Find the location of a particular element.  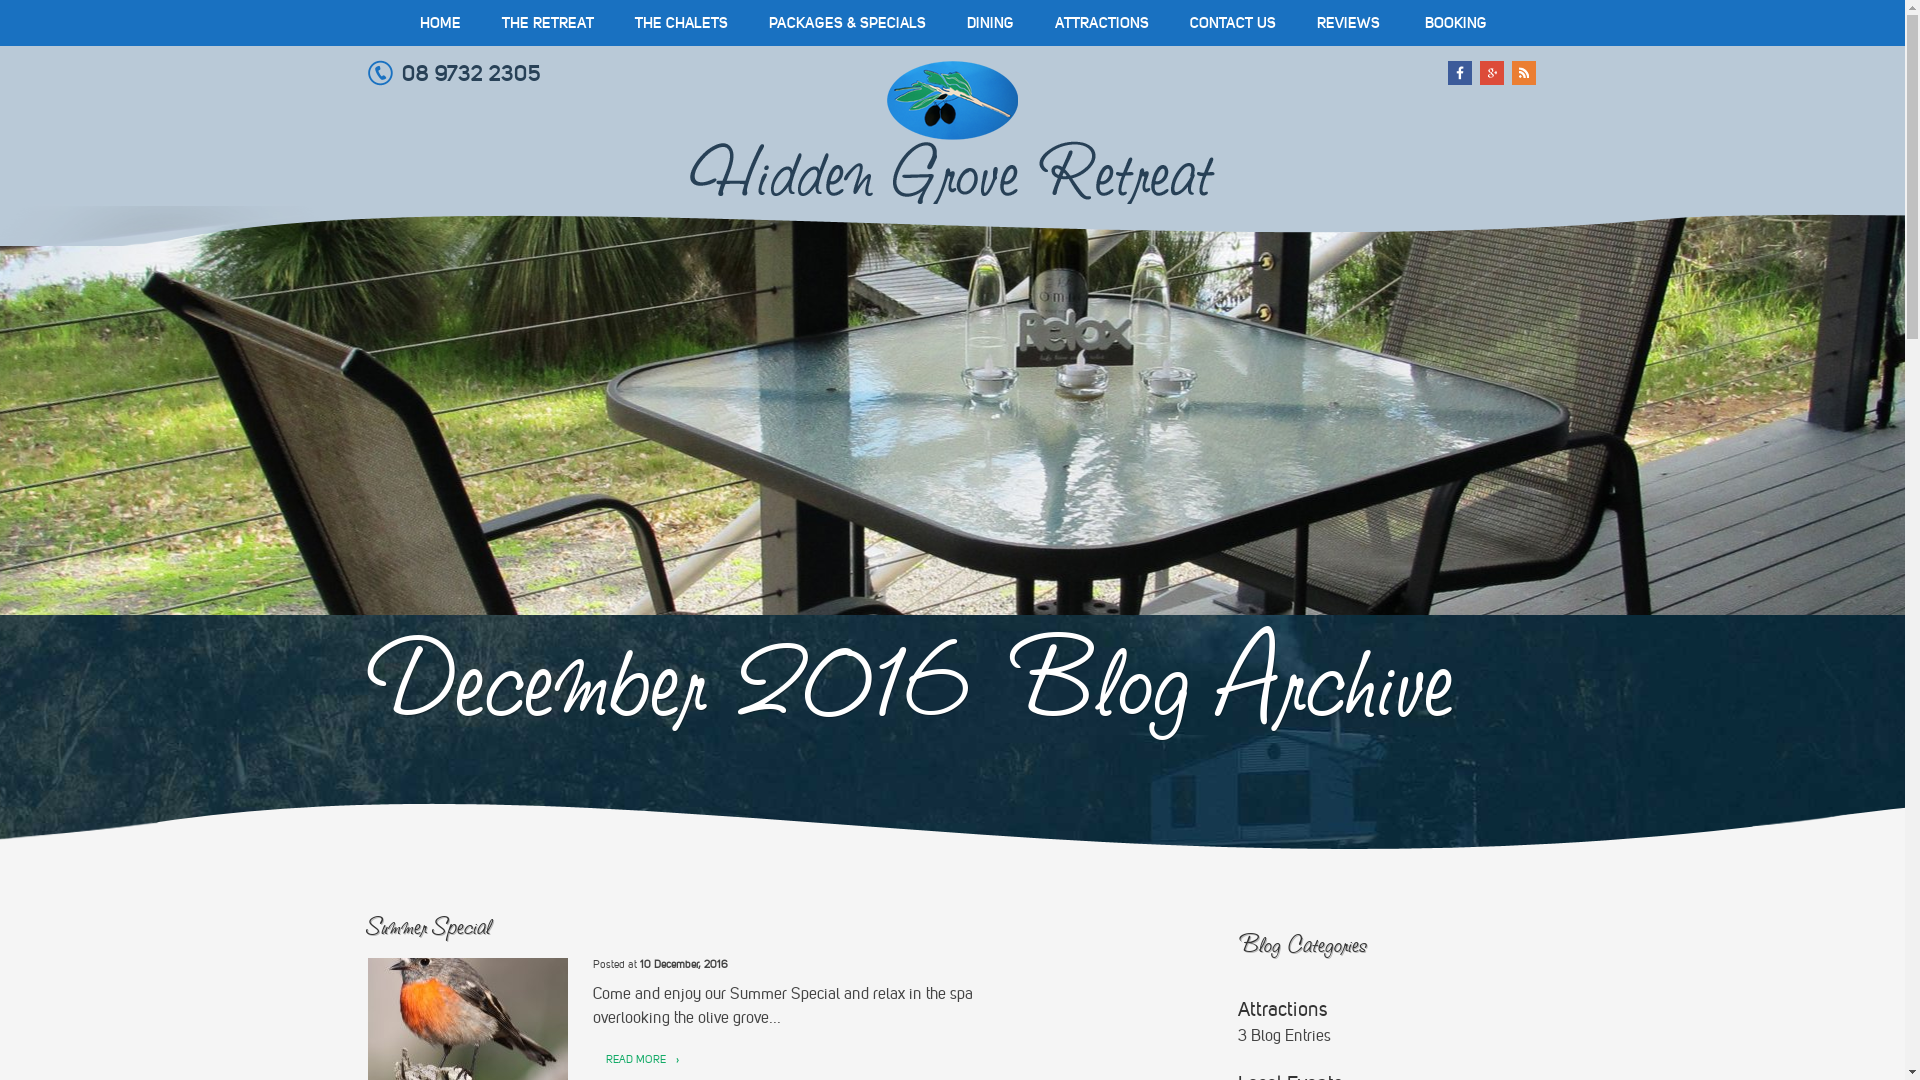

'HOME' is located at coordinates (399, 23).